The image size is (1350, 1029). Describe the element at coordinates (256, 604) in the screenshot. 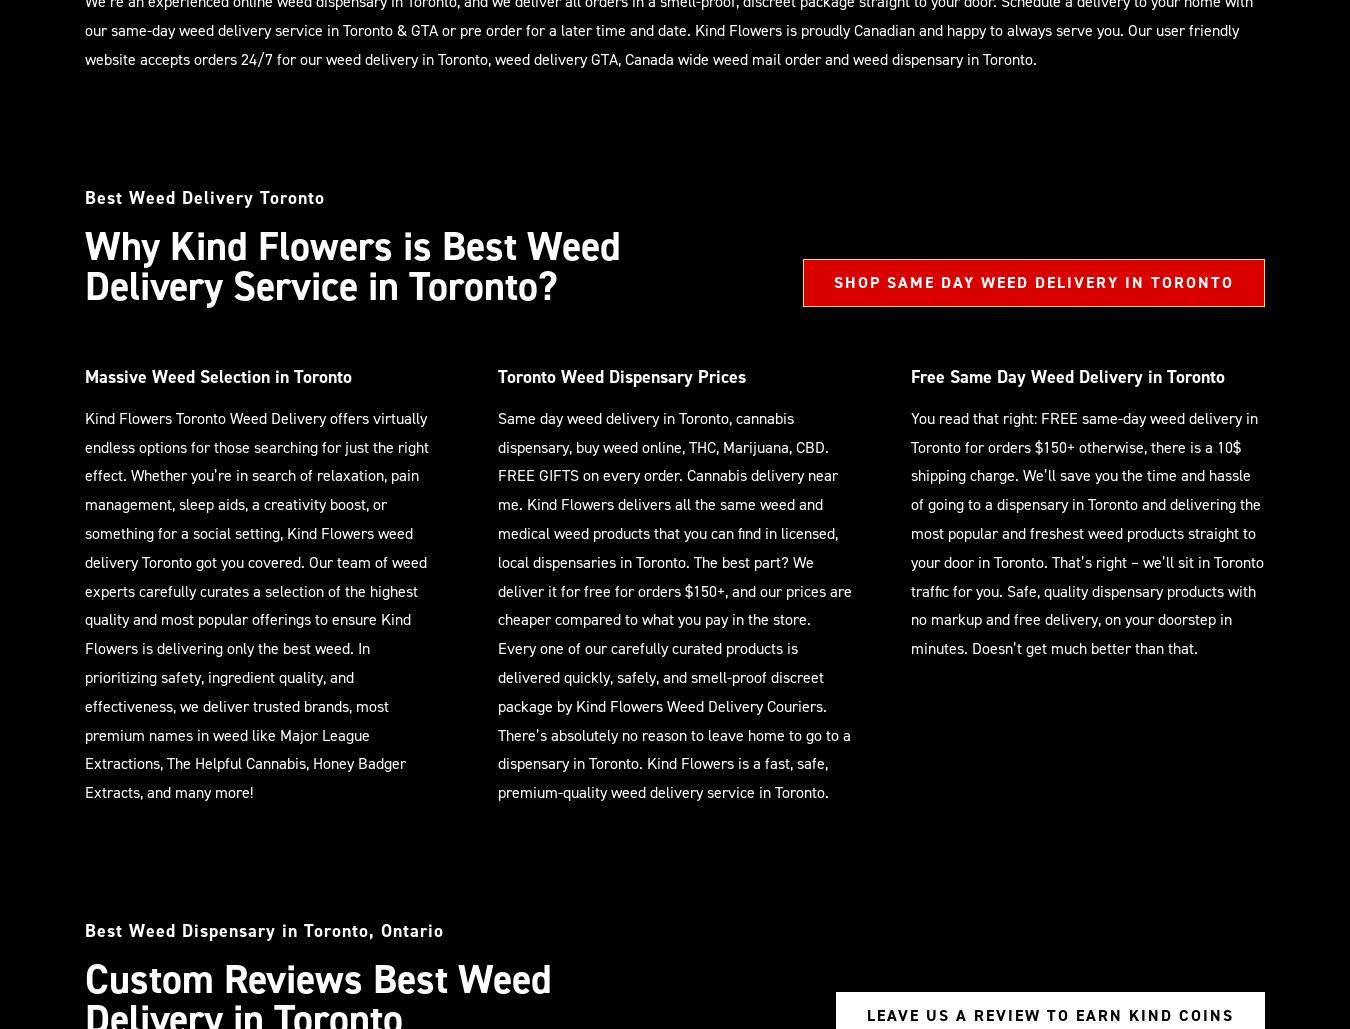

I see `'Kind Flowers Toronto Weed Delivery offers virtually endless options for those searching for just the right effect. Whether you’re in search of relaxation, pain management, sleep aids, a creativity boost, or something for a social setting, Kind Flowers weed delivery Toronto got you covered. Our team of weed experts carefully curates a selection of the highest quality and most popular offerings to ensure Kind Flowers is delivering only the best weed. In prioritizing safety, ingredient quality, and effectiveness, we deliver trusted brands, most premium names in weed like Major League Extractions, The Helpful Cannabis, Honey Badger Extracts, and many more!'` at that location.